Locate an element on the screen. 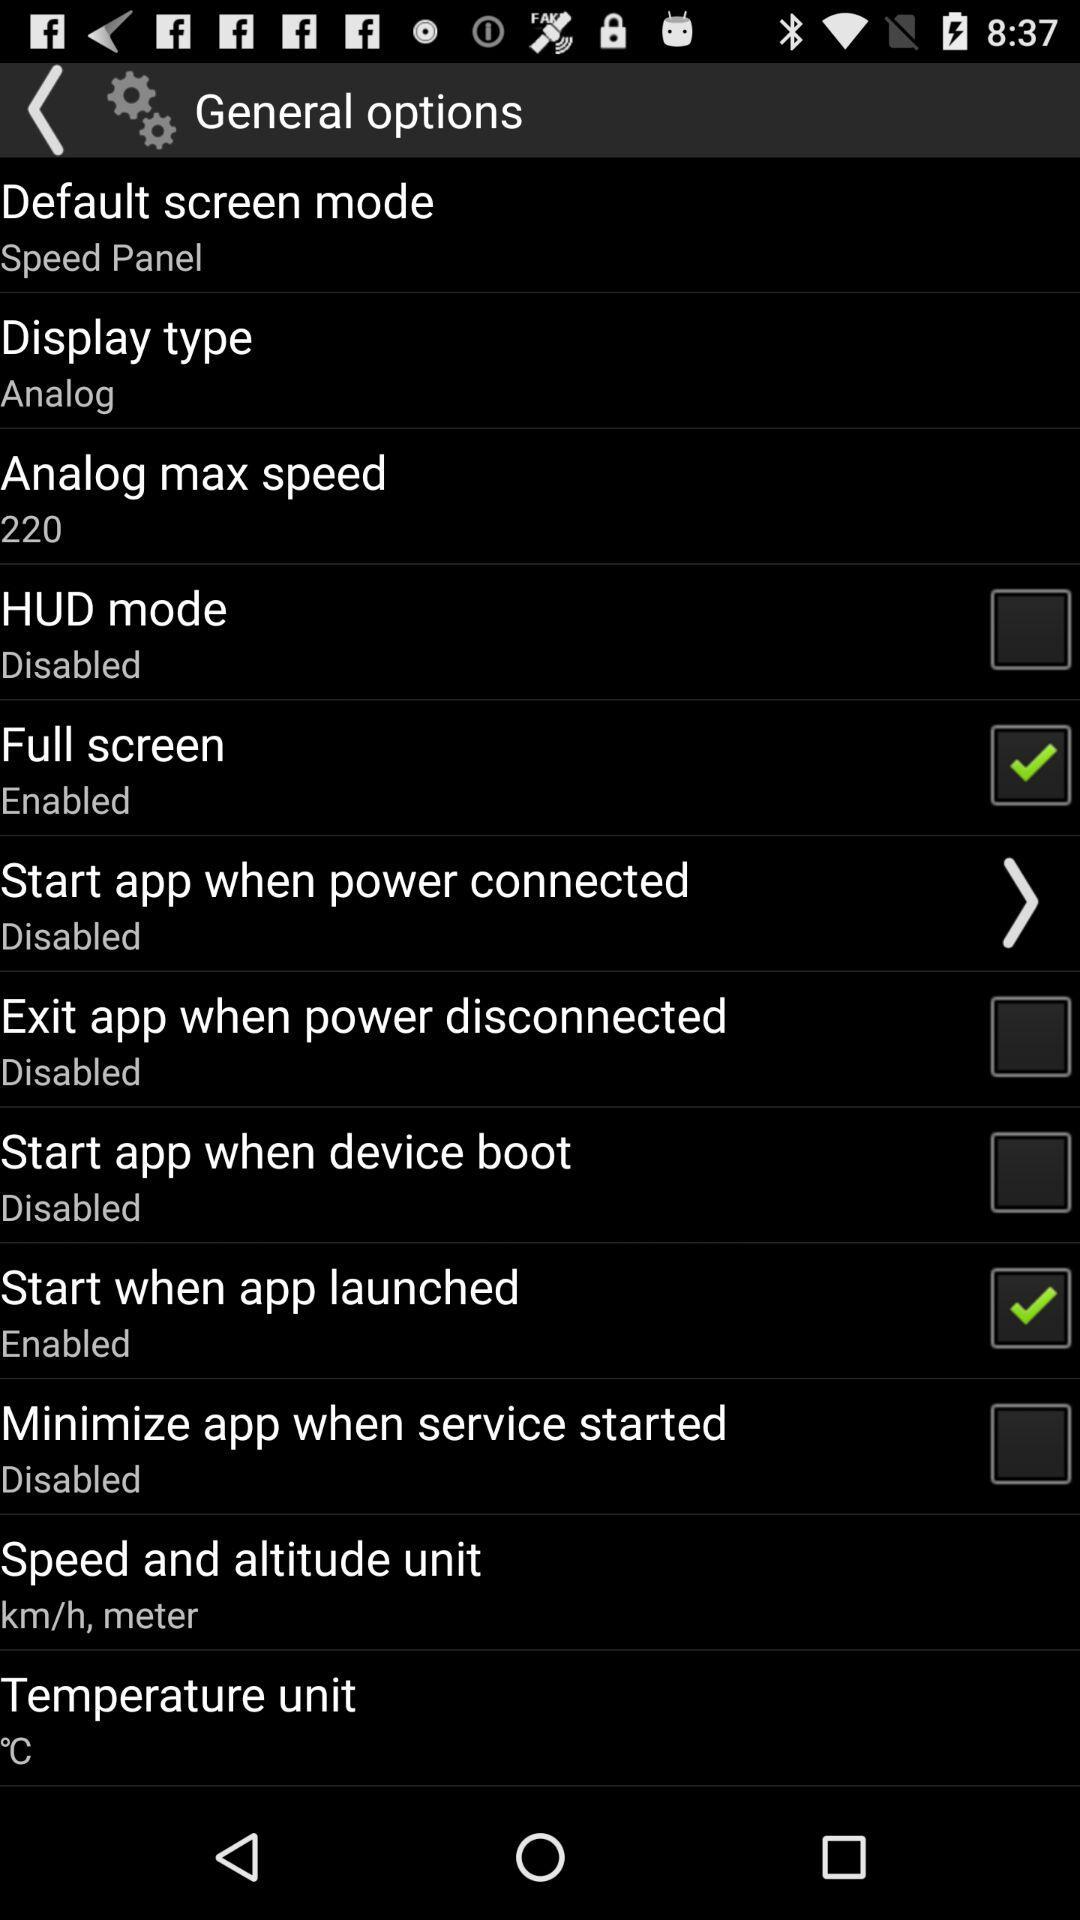 Image resolution: width=1080 pixels, height=1920 pixels. previous is located at coordinates (46, 109).